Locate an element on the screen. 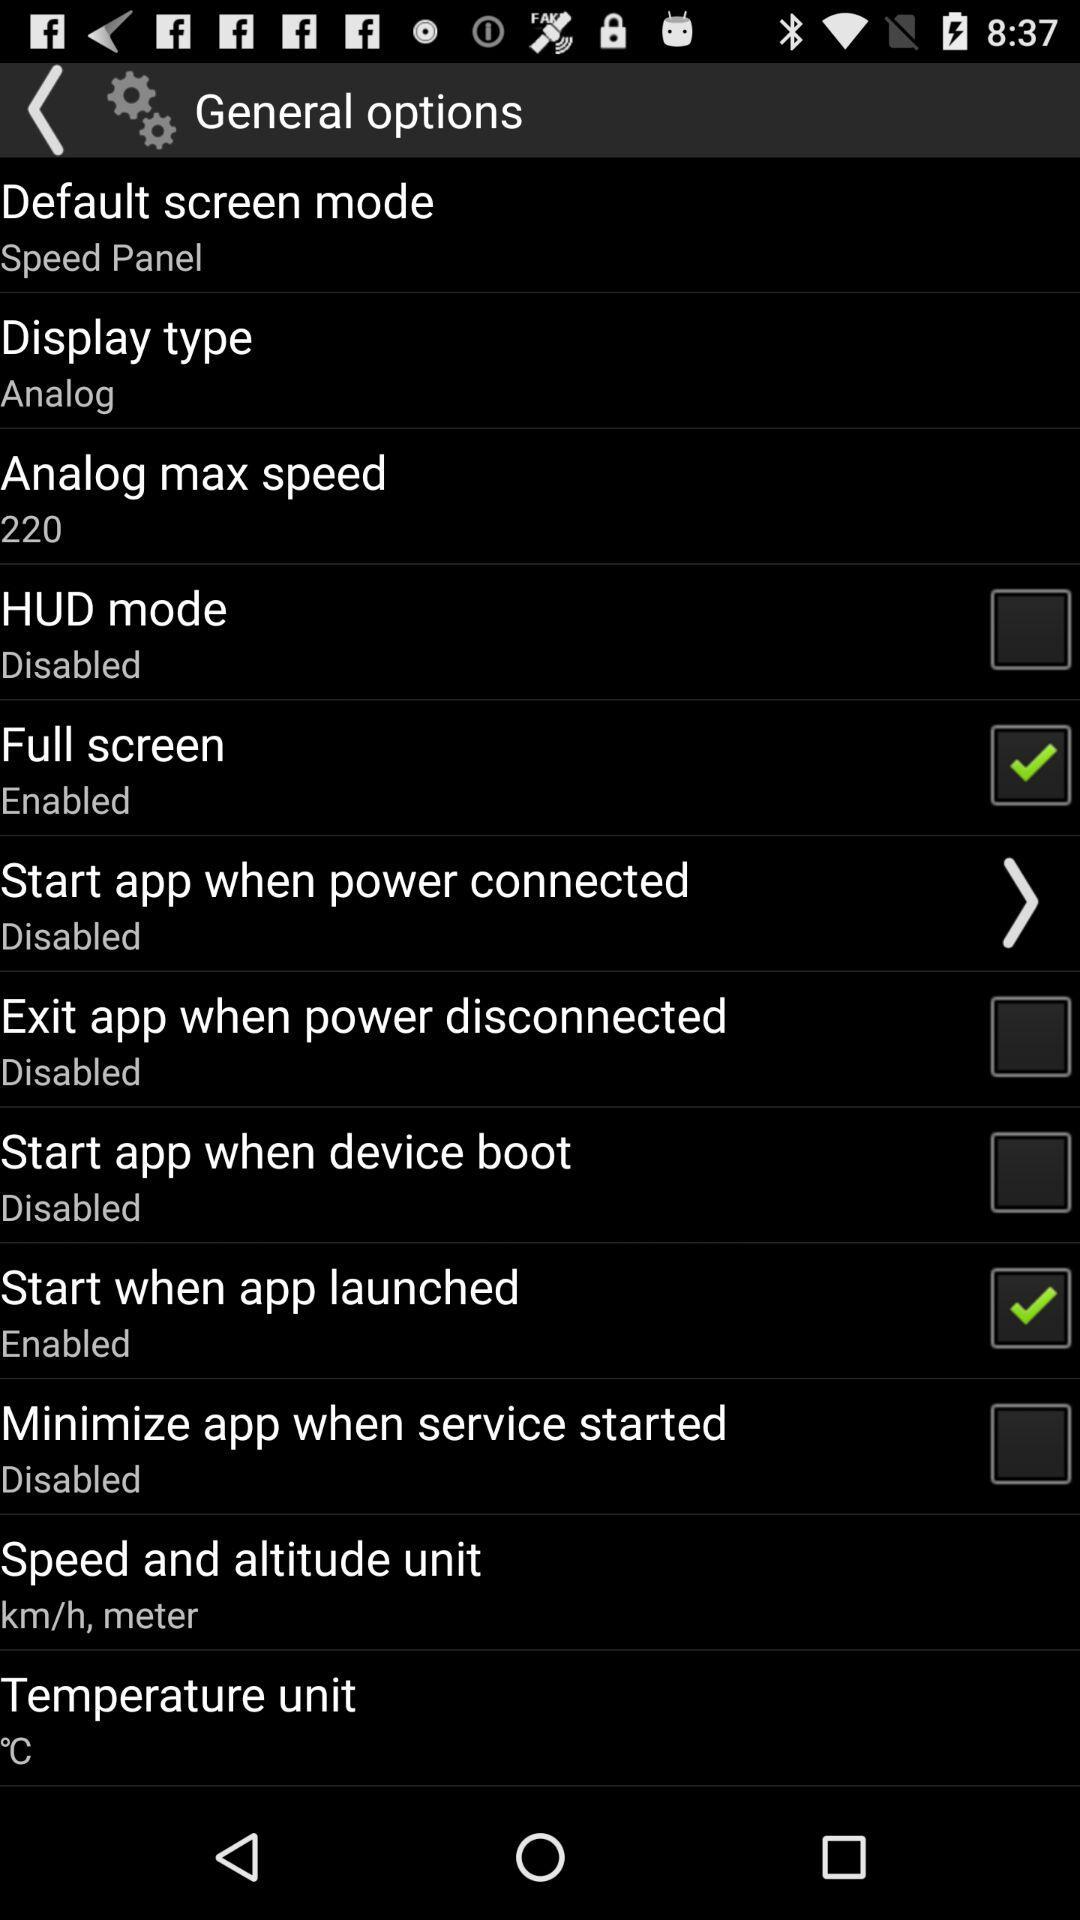 Image resolution: width=1080 pixels, height=1920 pixels. previous is located at coordinates (46, 109).